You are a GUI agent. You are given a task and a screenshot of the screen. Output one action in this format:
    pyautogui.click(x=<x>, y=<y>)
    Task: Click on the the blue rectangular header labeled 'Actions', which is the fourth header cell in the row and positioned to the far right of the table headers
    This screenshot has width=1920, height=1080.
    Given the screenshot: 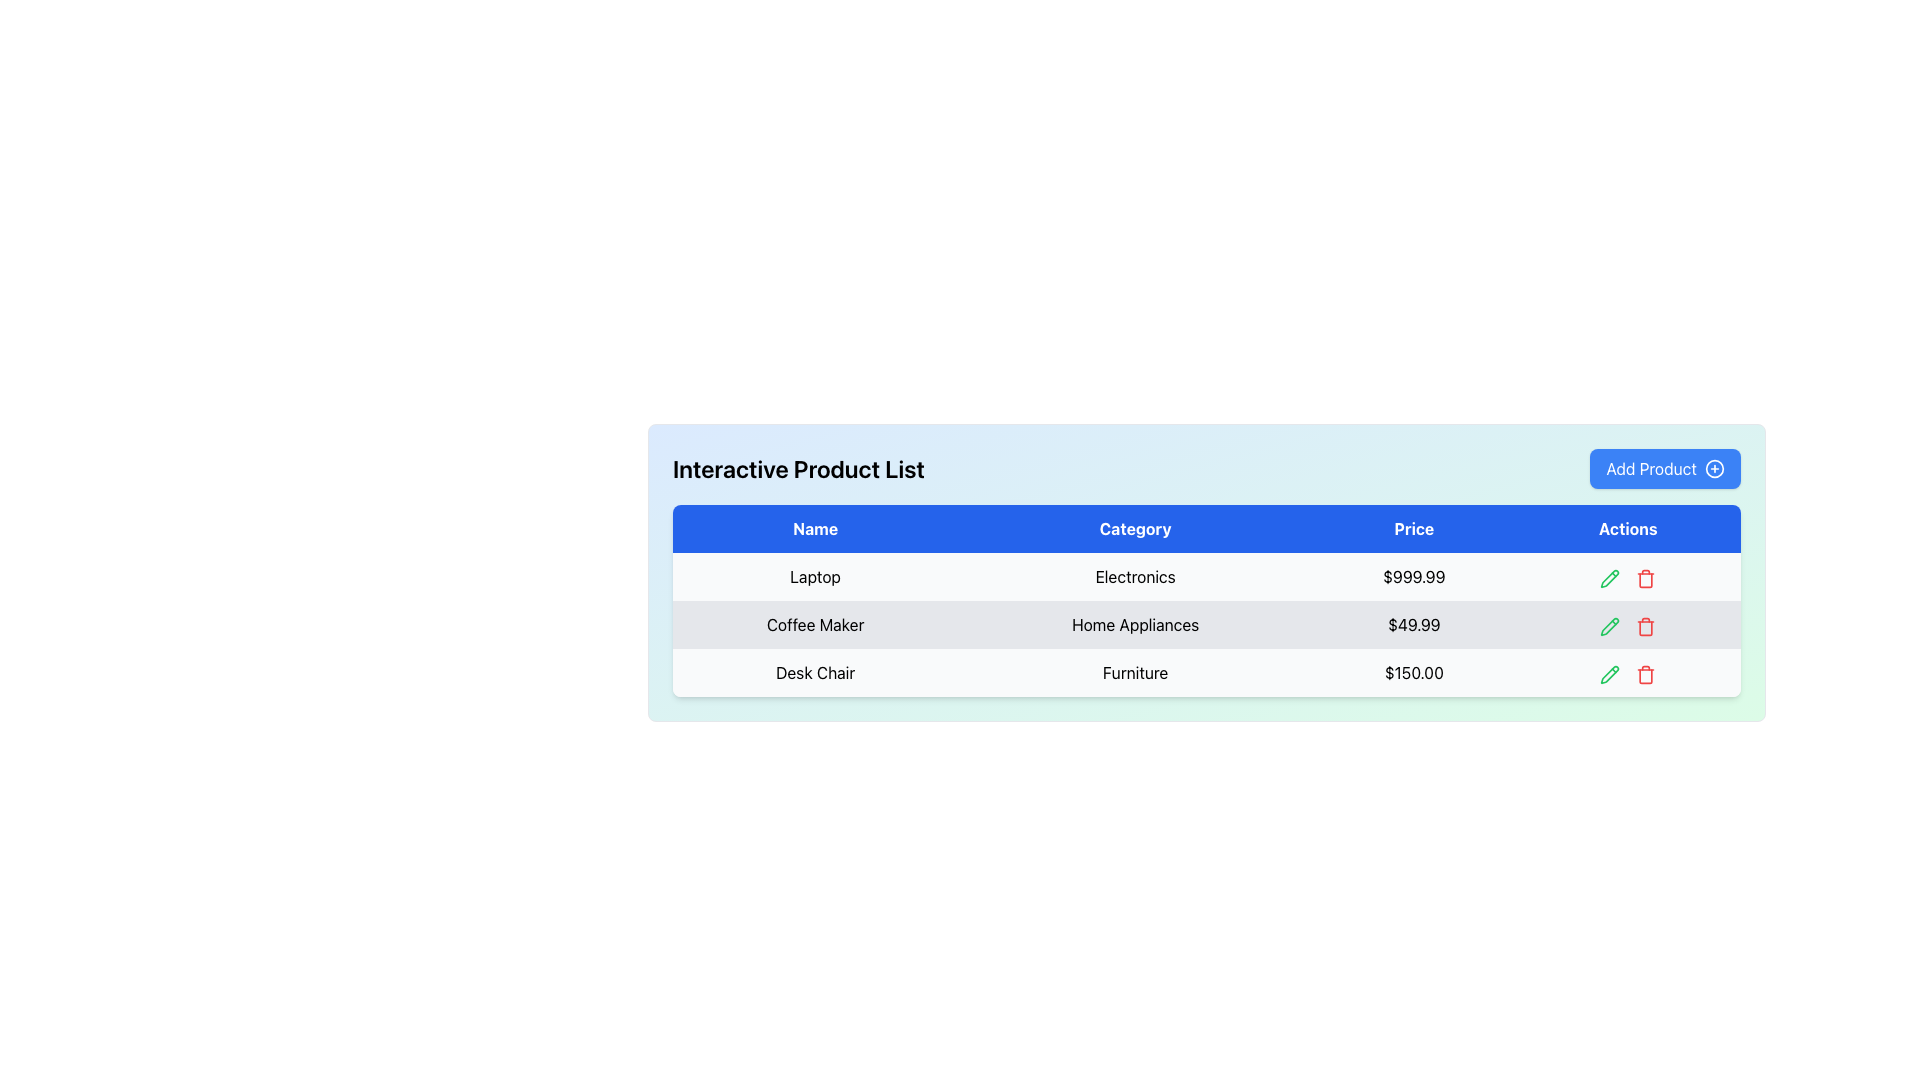 What is the action you would take?
    pyautogui.click(x=1628, y=527)
    